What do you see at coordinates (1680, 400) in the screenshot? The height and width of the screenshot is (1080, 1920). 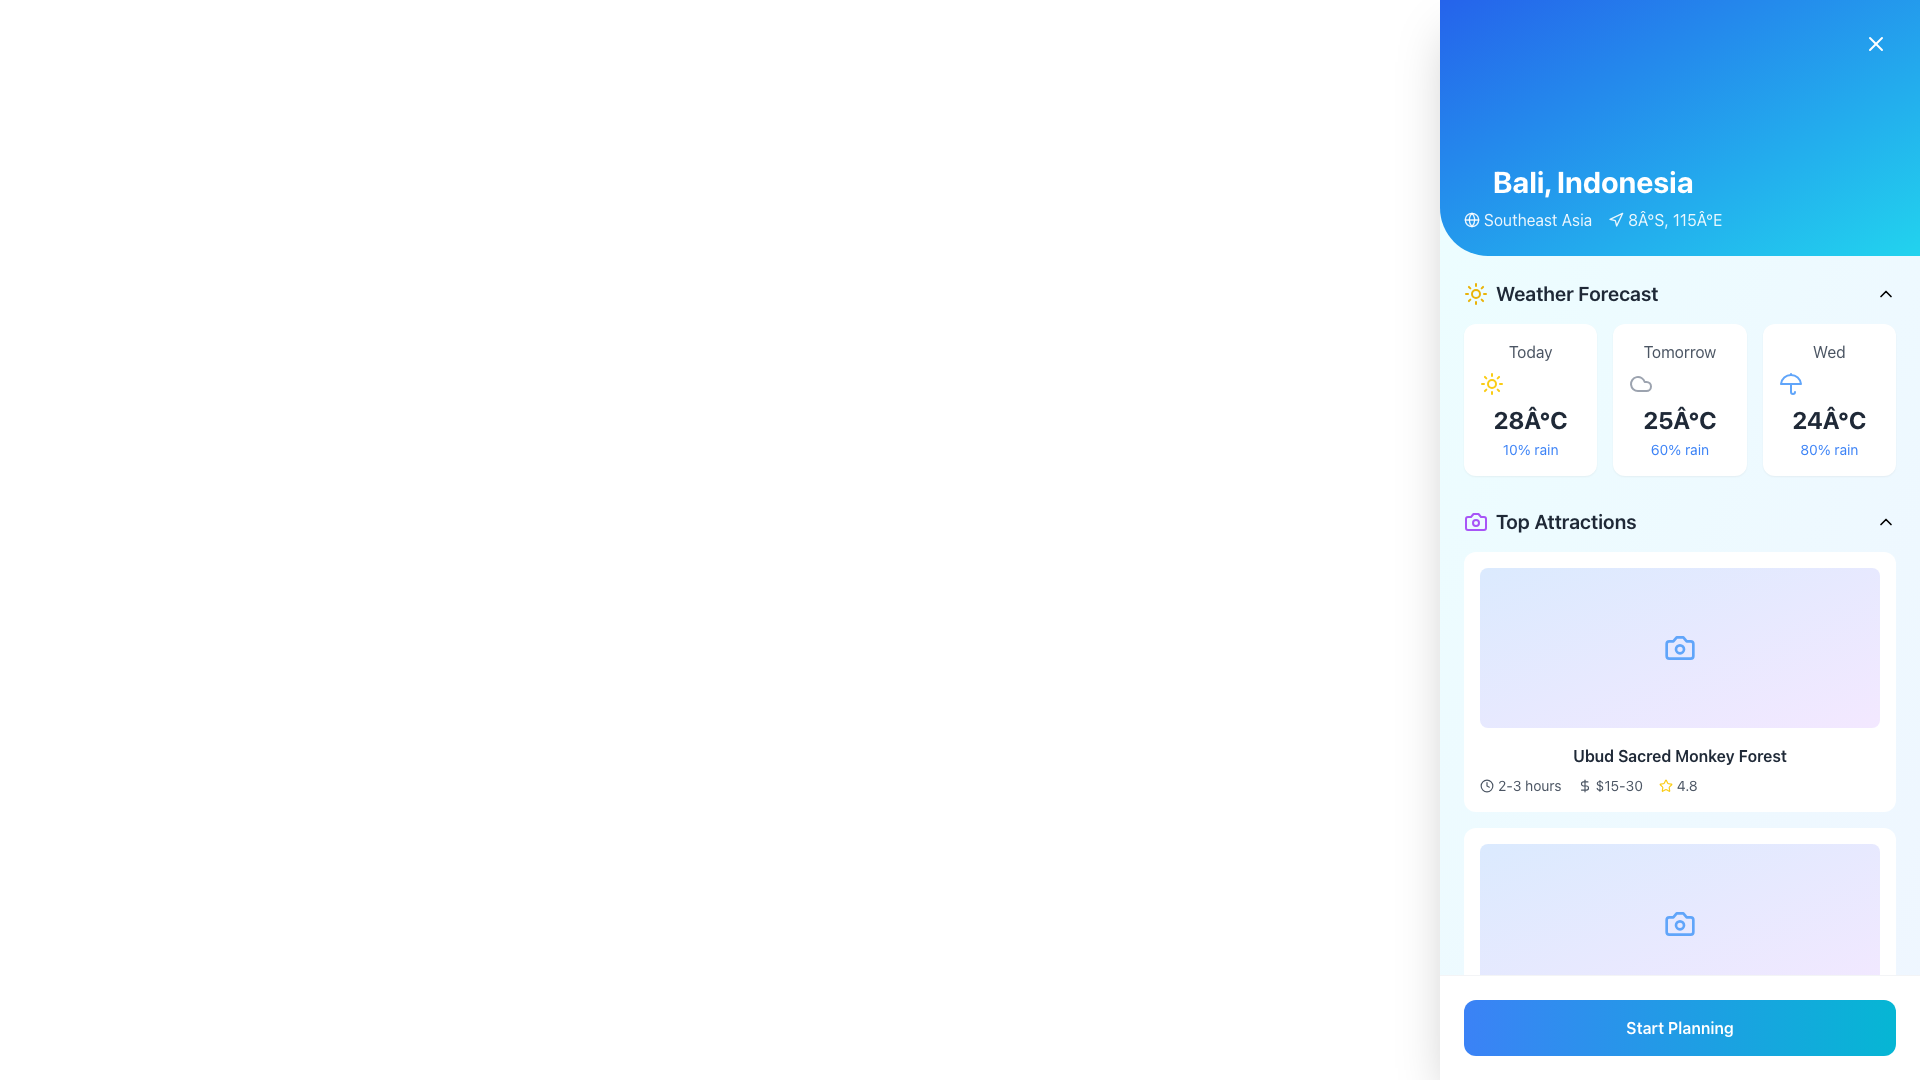 I see `displayed weather forecast information from the informational card located in the middle column under the 'Weather Forecast' section` at bounding box center [1680, 400].